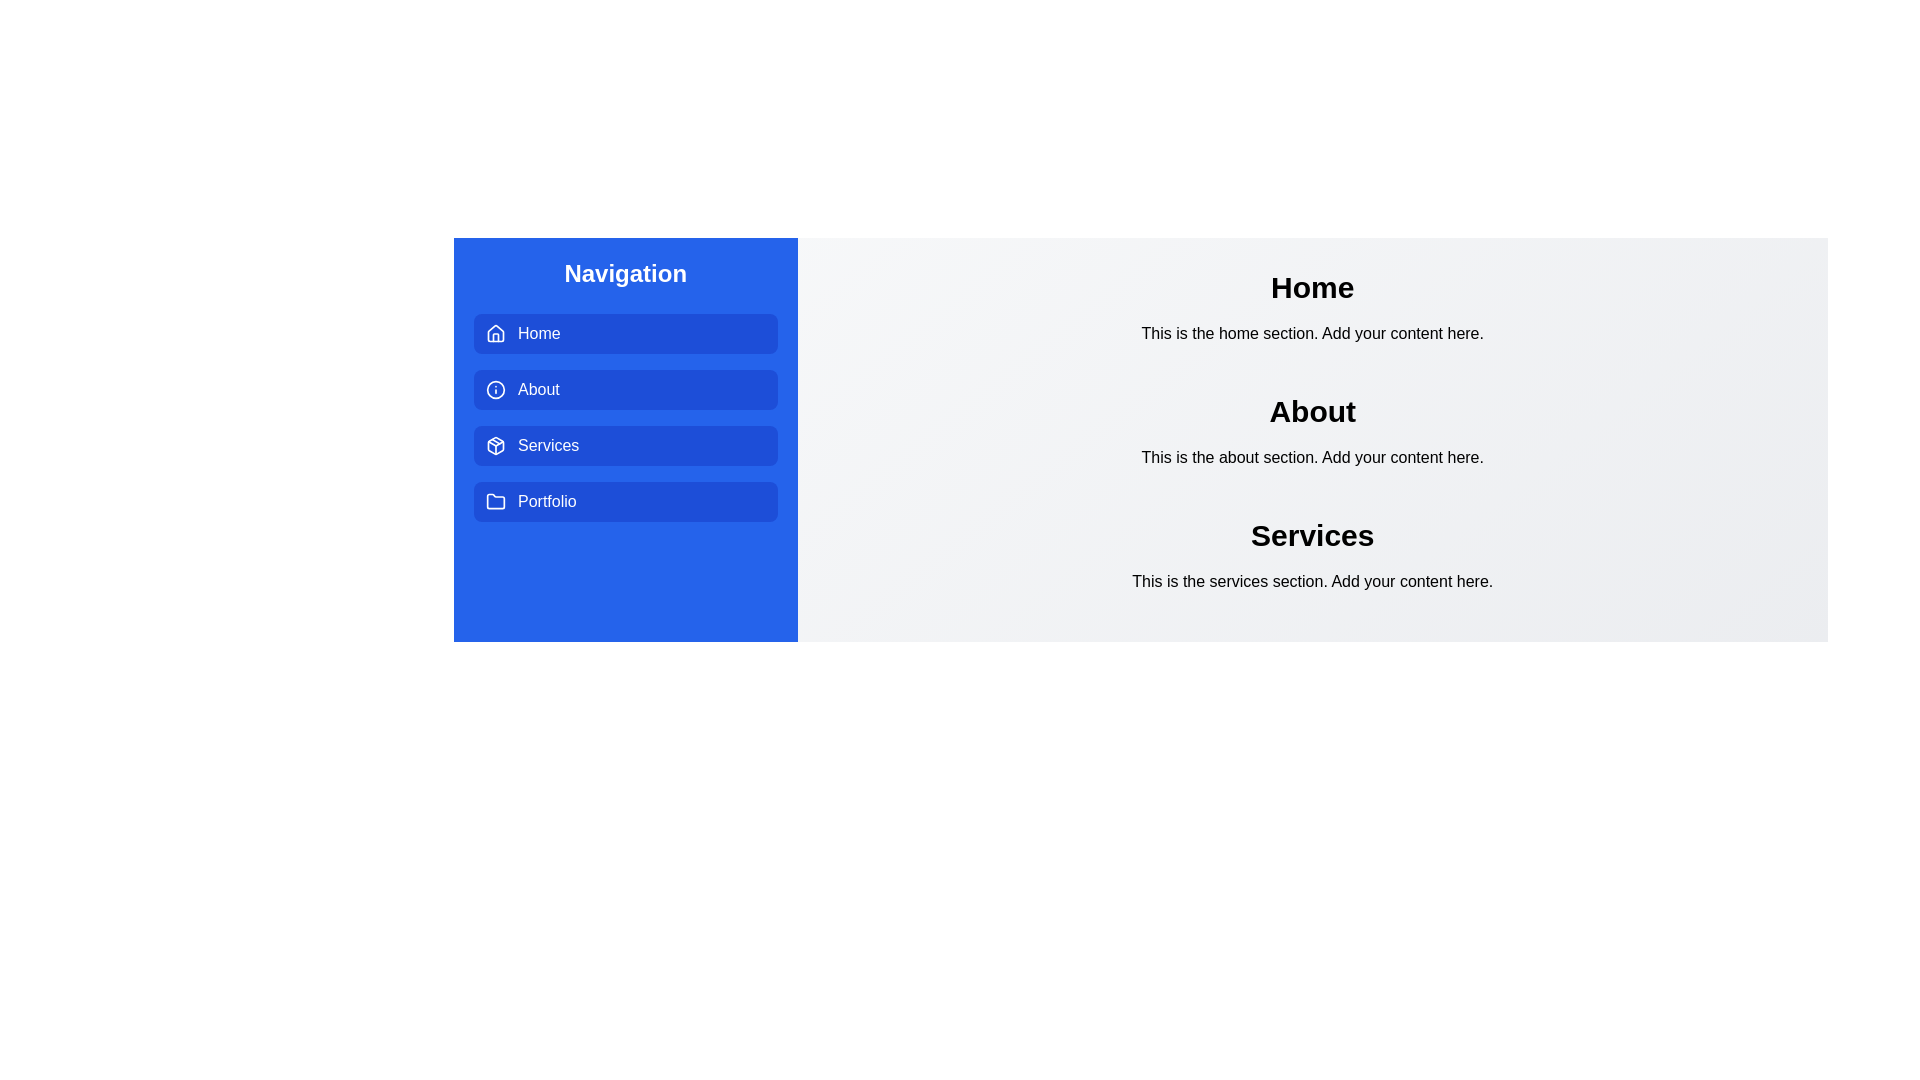  I want to click on the hexagonal or polygonal icon in the navigation panel on the left side, specifically associated with the 'Services' option, so click(495, 445).